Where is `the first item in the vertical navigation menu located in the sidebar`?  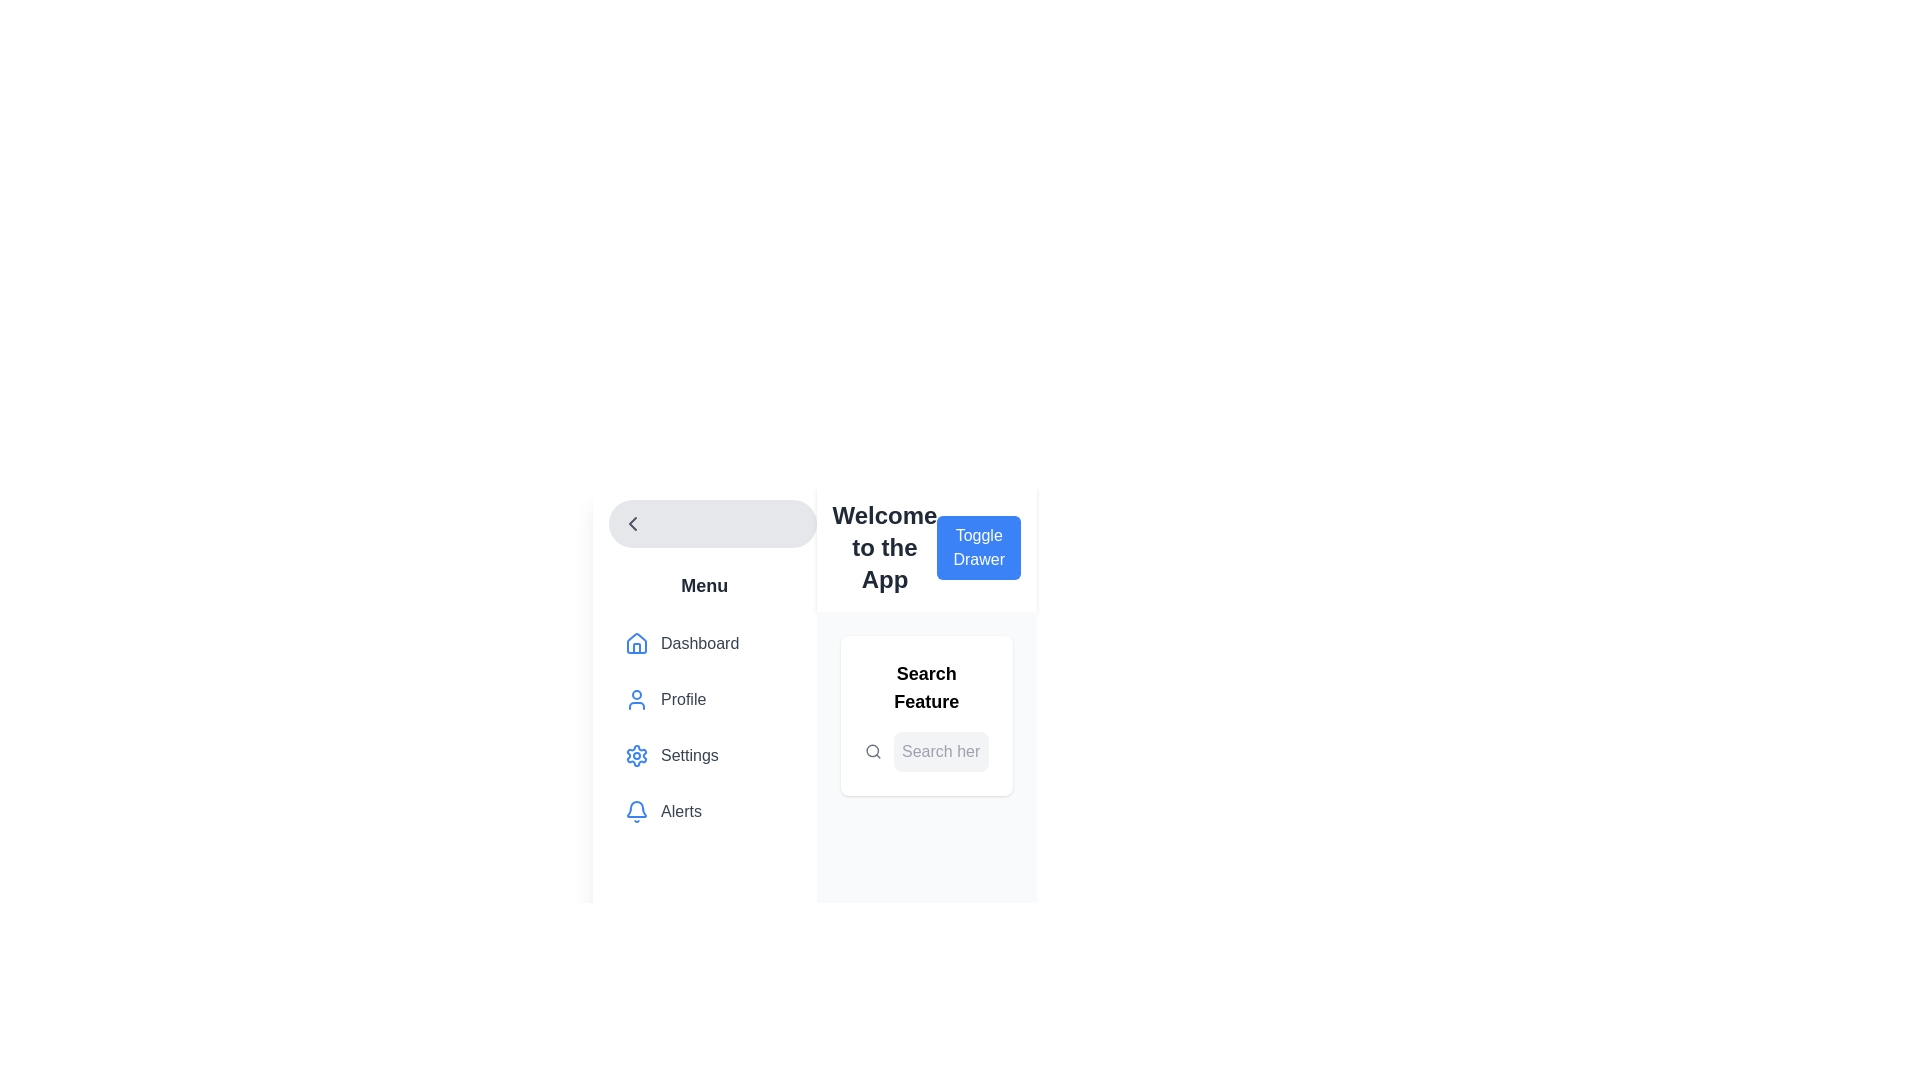
the first item in the vertical navigation menu located in the sidebar is located at coordinates (704, 644).